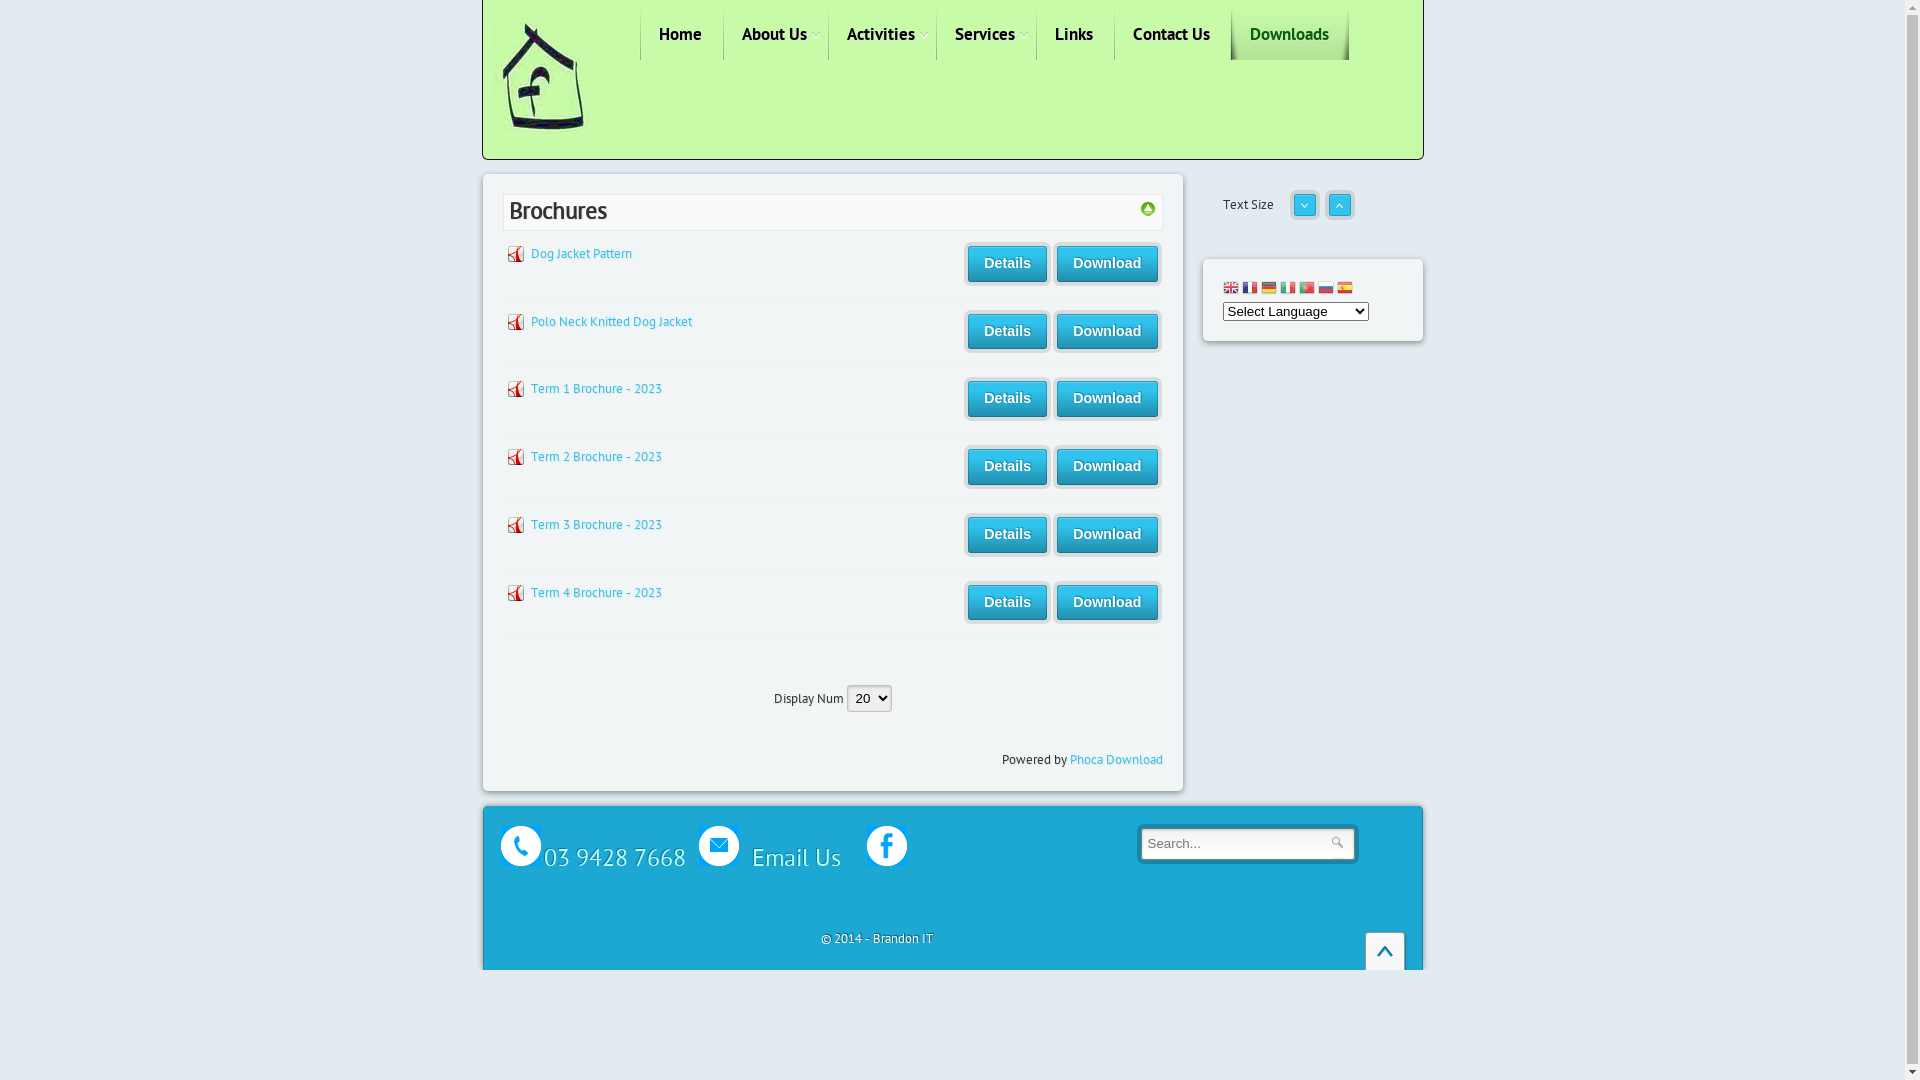 This screenshot has width=1920, height=1080. I want to click on 'Decrease Text Size', so click(1294, 212).